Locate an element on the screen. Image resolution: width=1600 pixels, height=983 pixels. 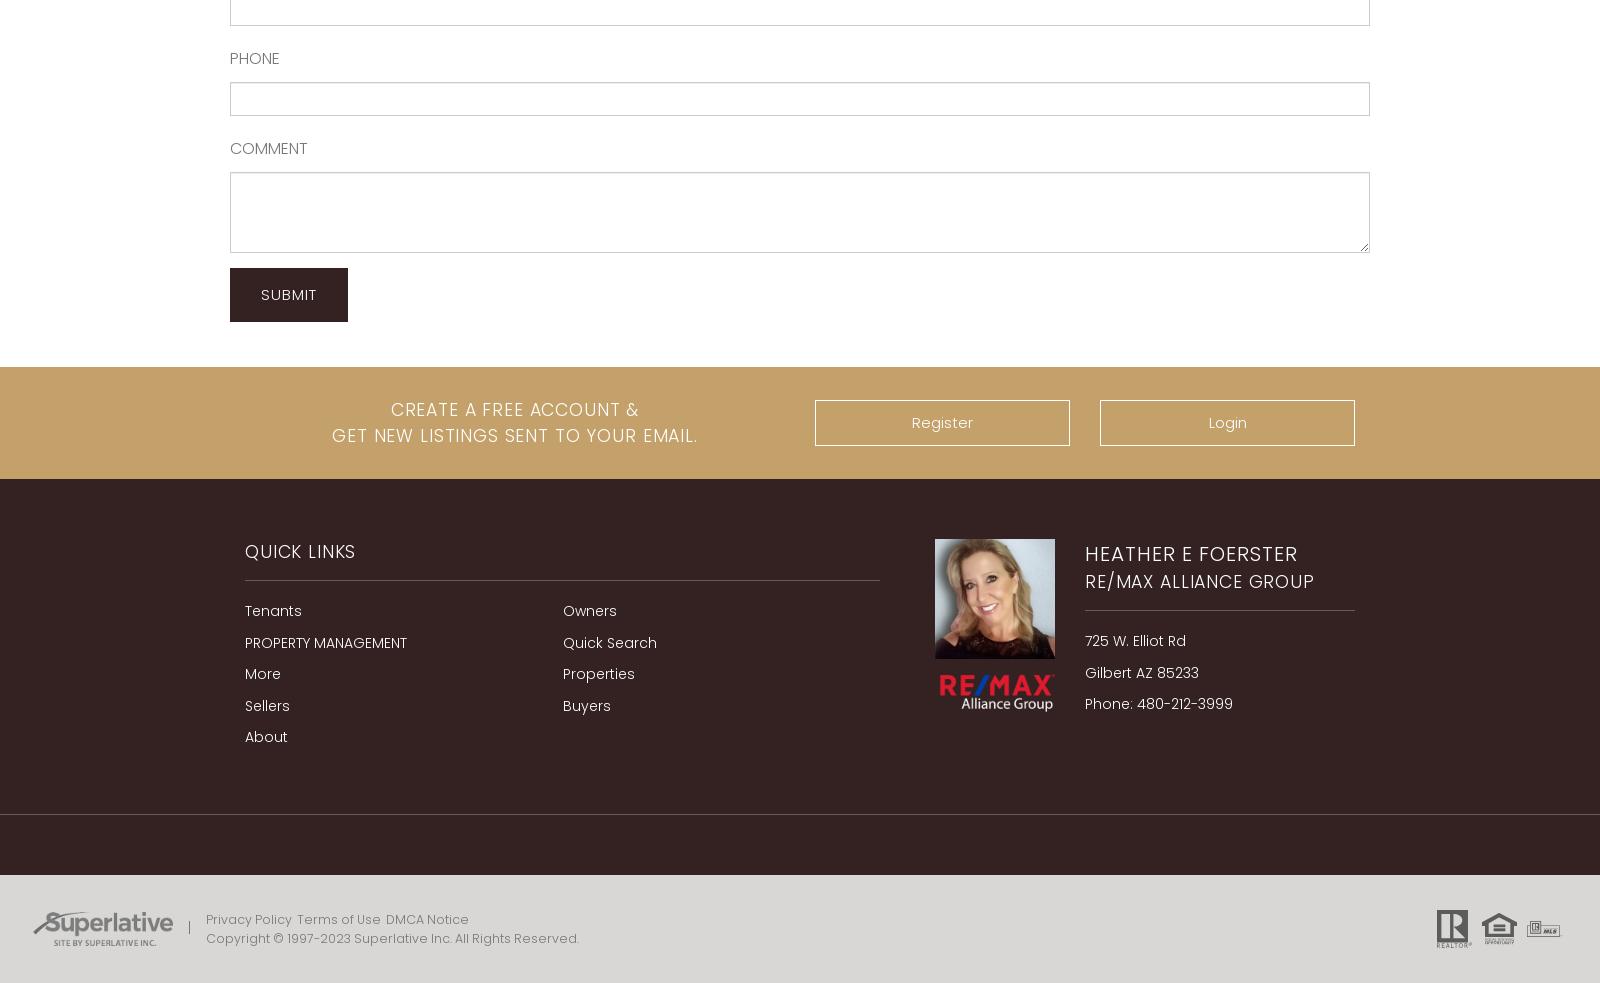
'|' is located at coordinates (188, 927).